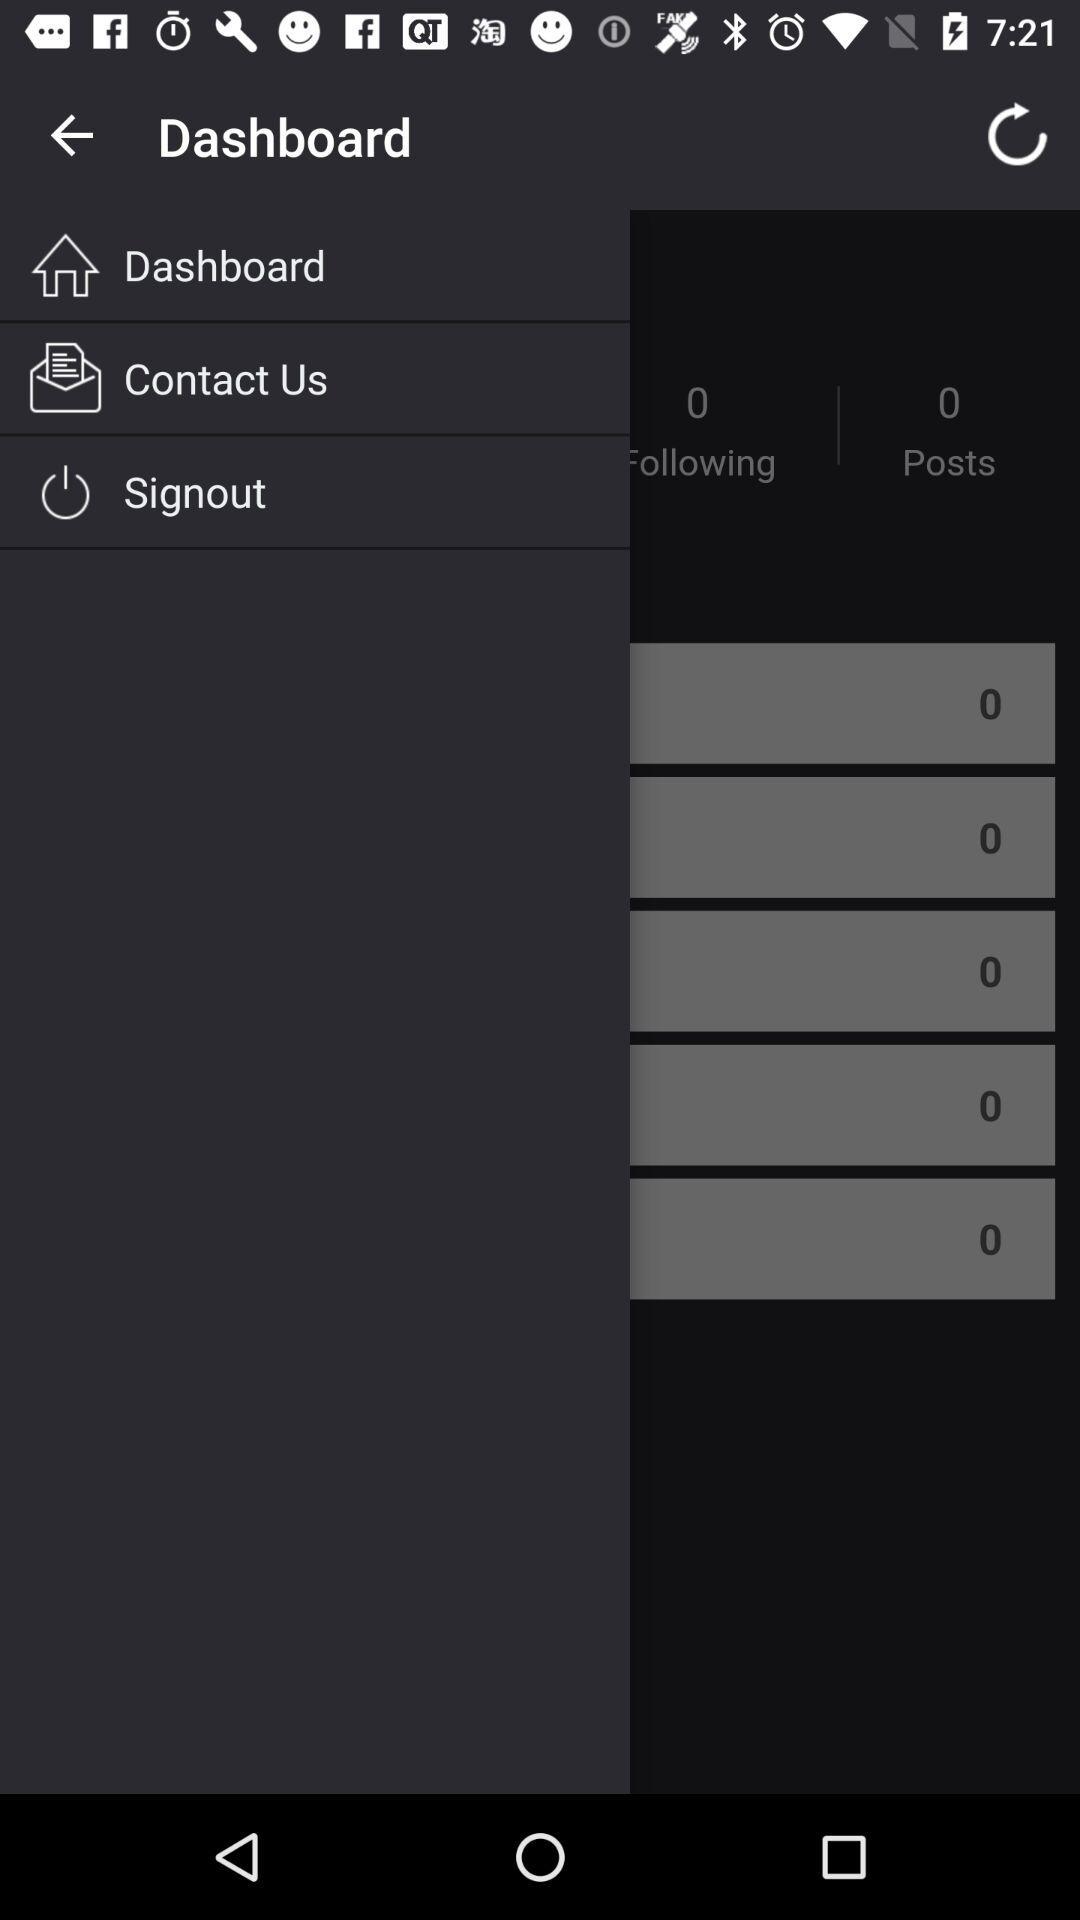  What do you see at coordinates (540, 1002) in the screenshot?
I see `menu to access main areas` at bounding box center [540, 1002].